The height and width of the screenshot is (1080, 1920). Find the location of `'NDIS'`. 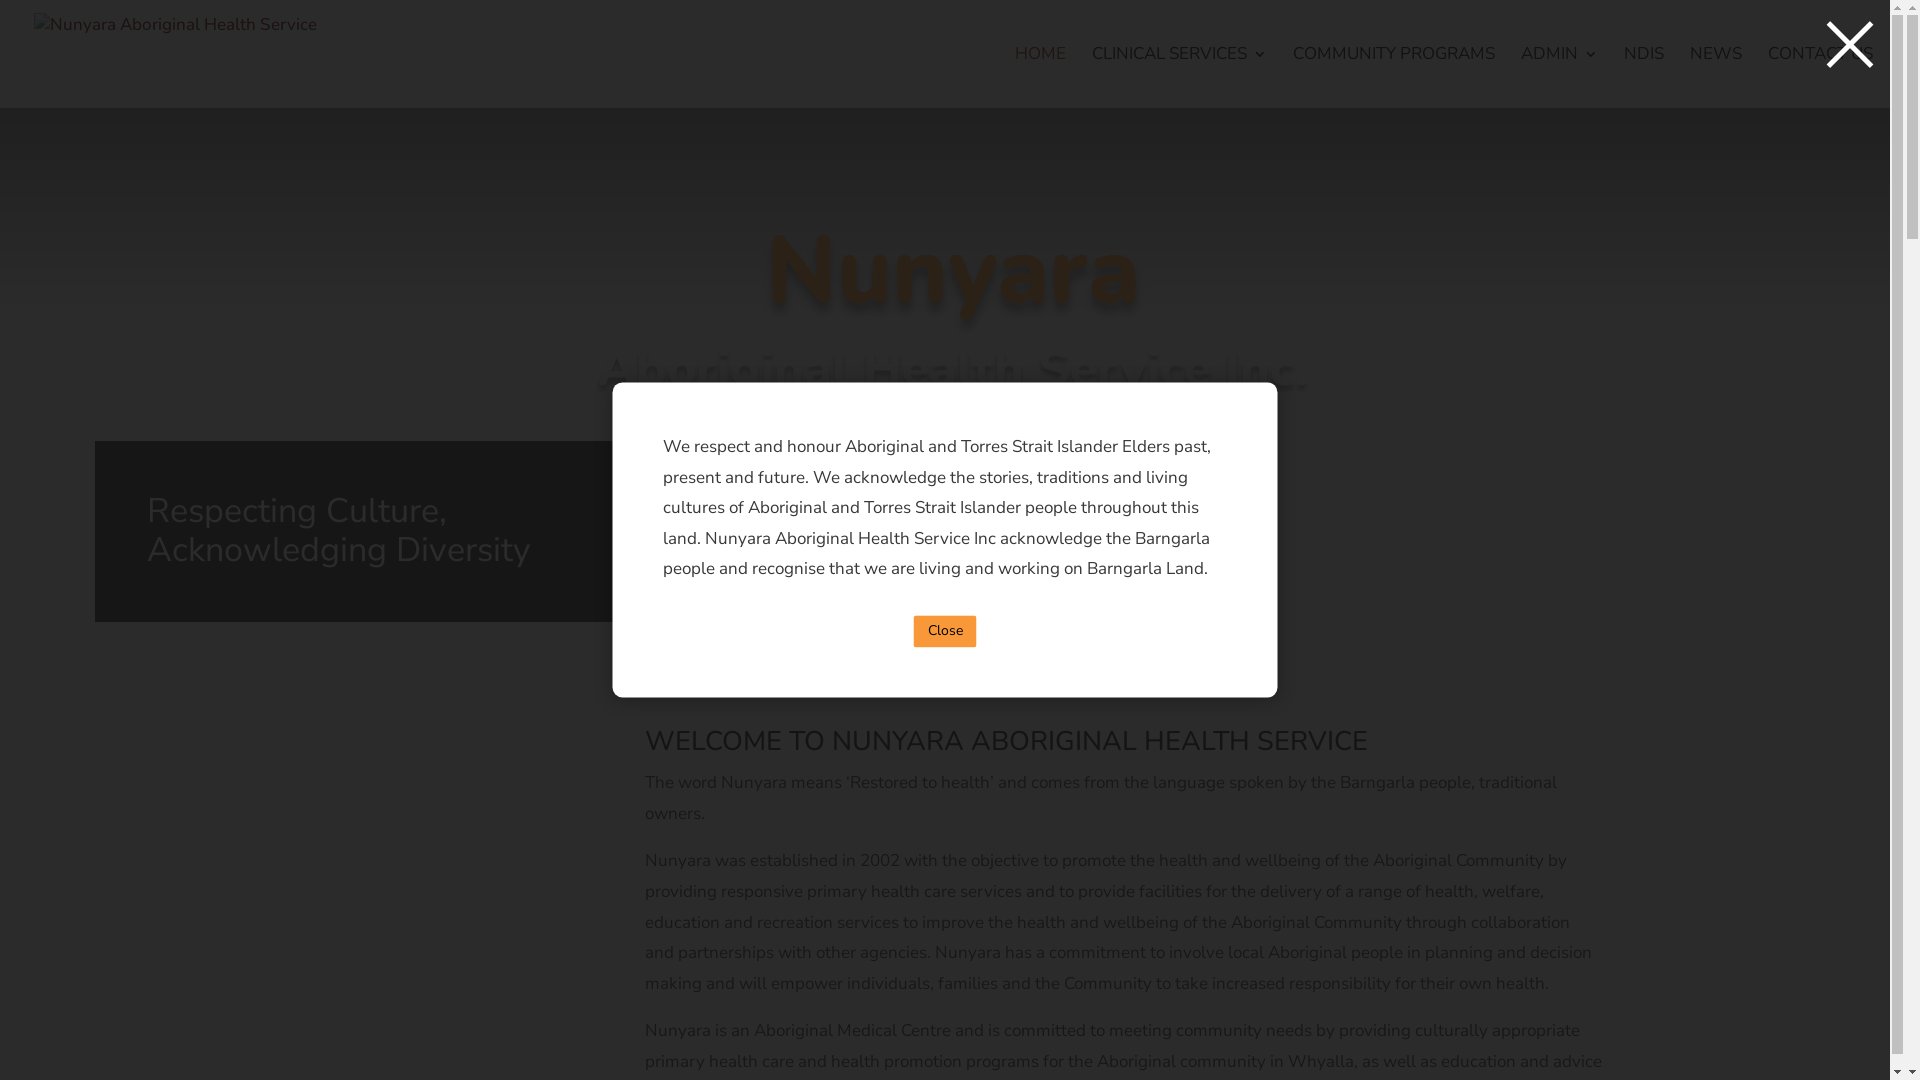

'NDIS' is located at coordinates (1643, 76).